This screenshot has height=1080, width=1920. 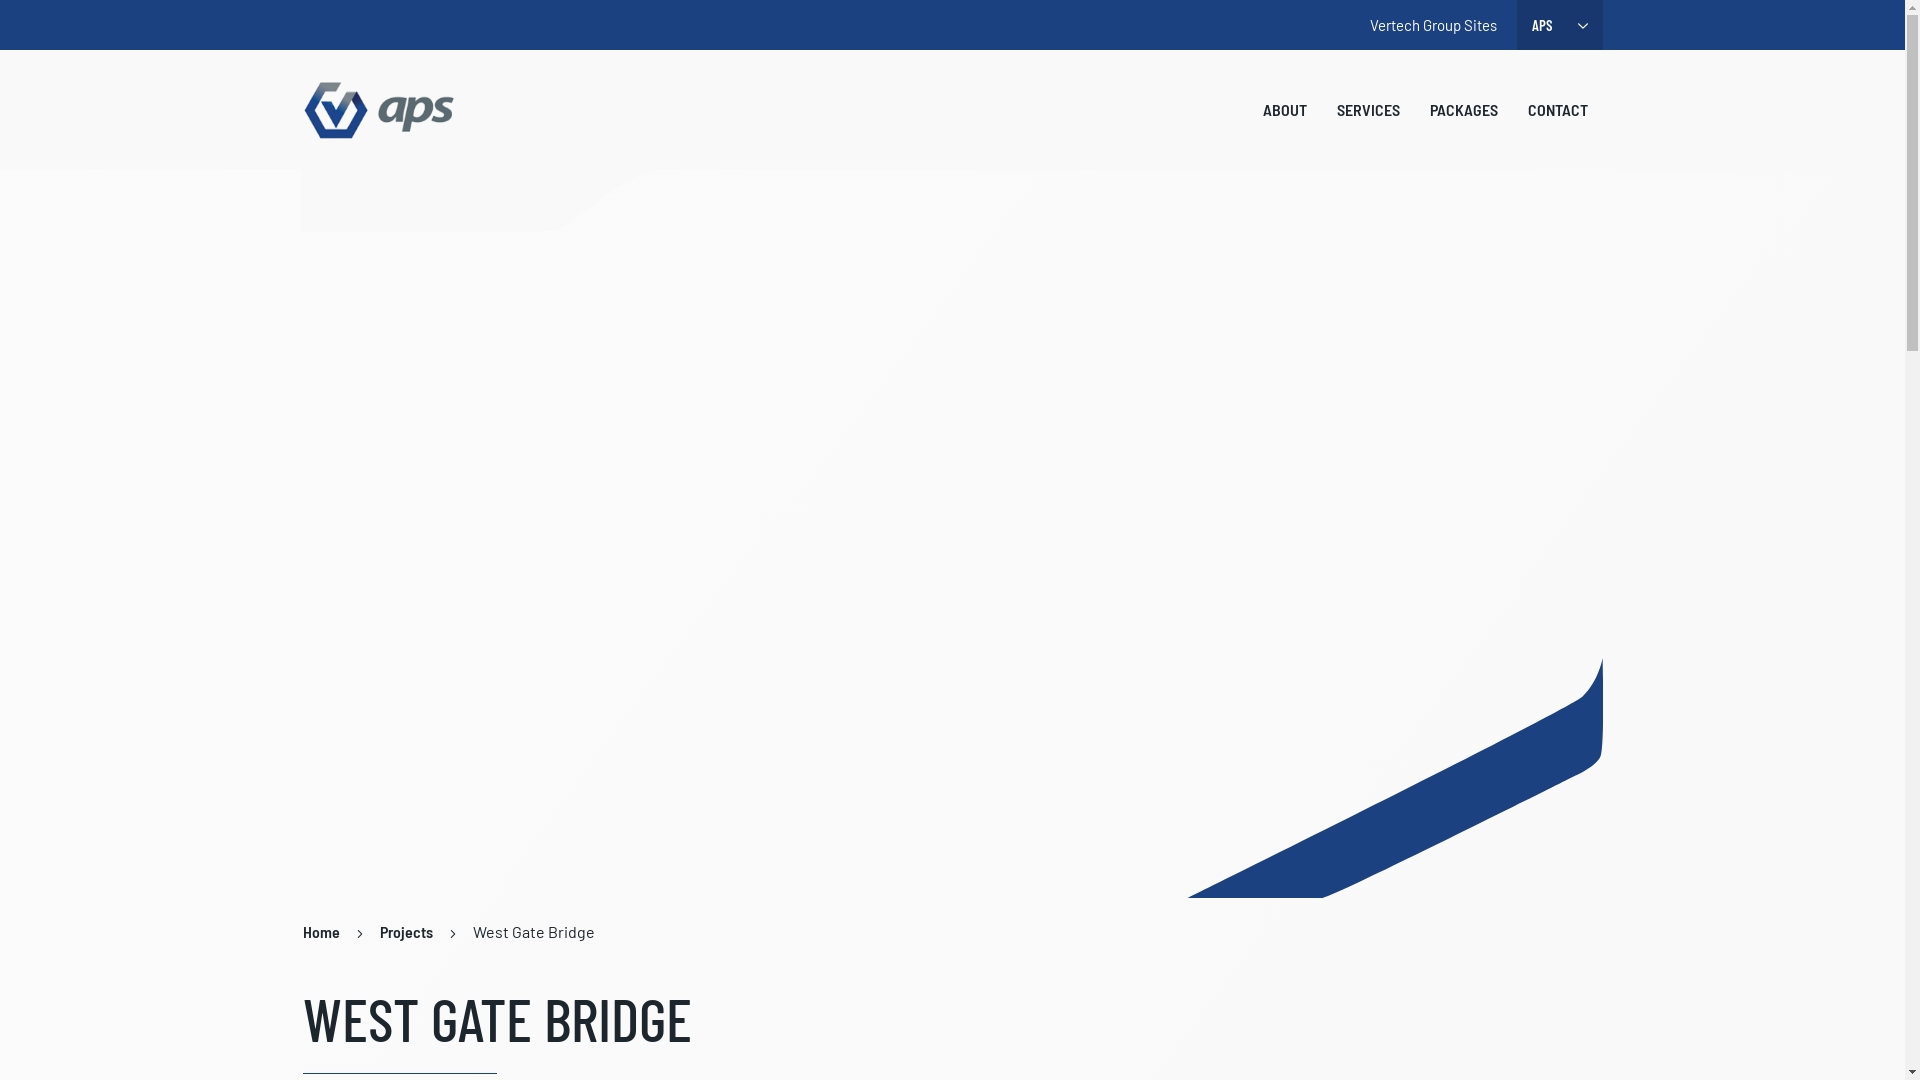 What do you see at coordinates (405, 932) in the screenshot?
I see `'Projects'` at bounding box center [405, 932].